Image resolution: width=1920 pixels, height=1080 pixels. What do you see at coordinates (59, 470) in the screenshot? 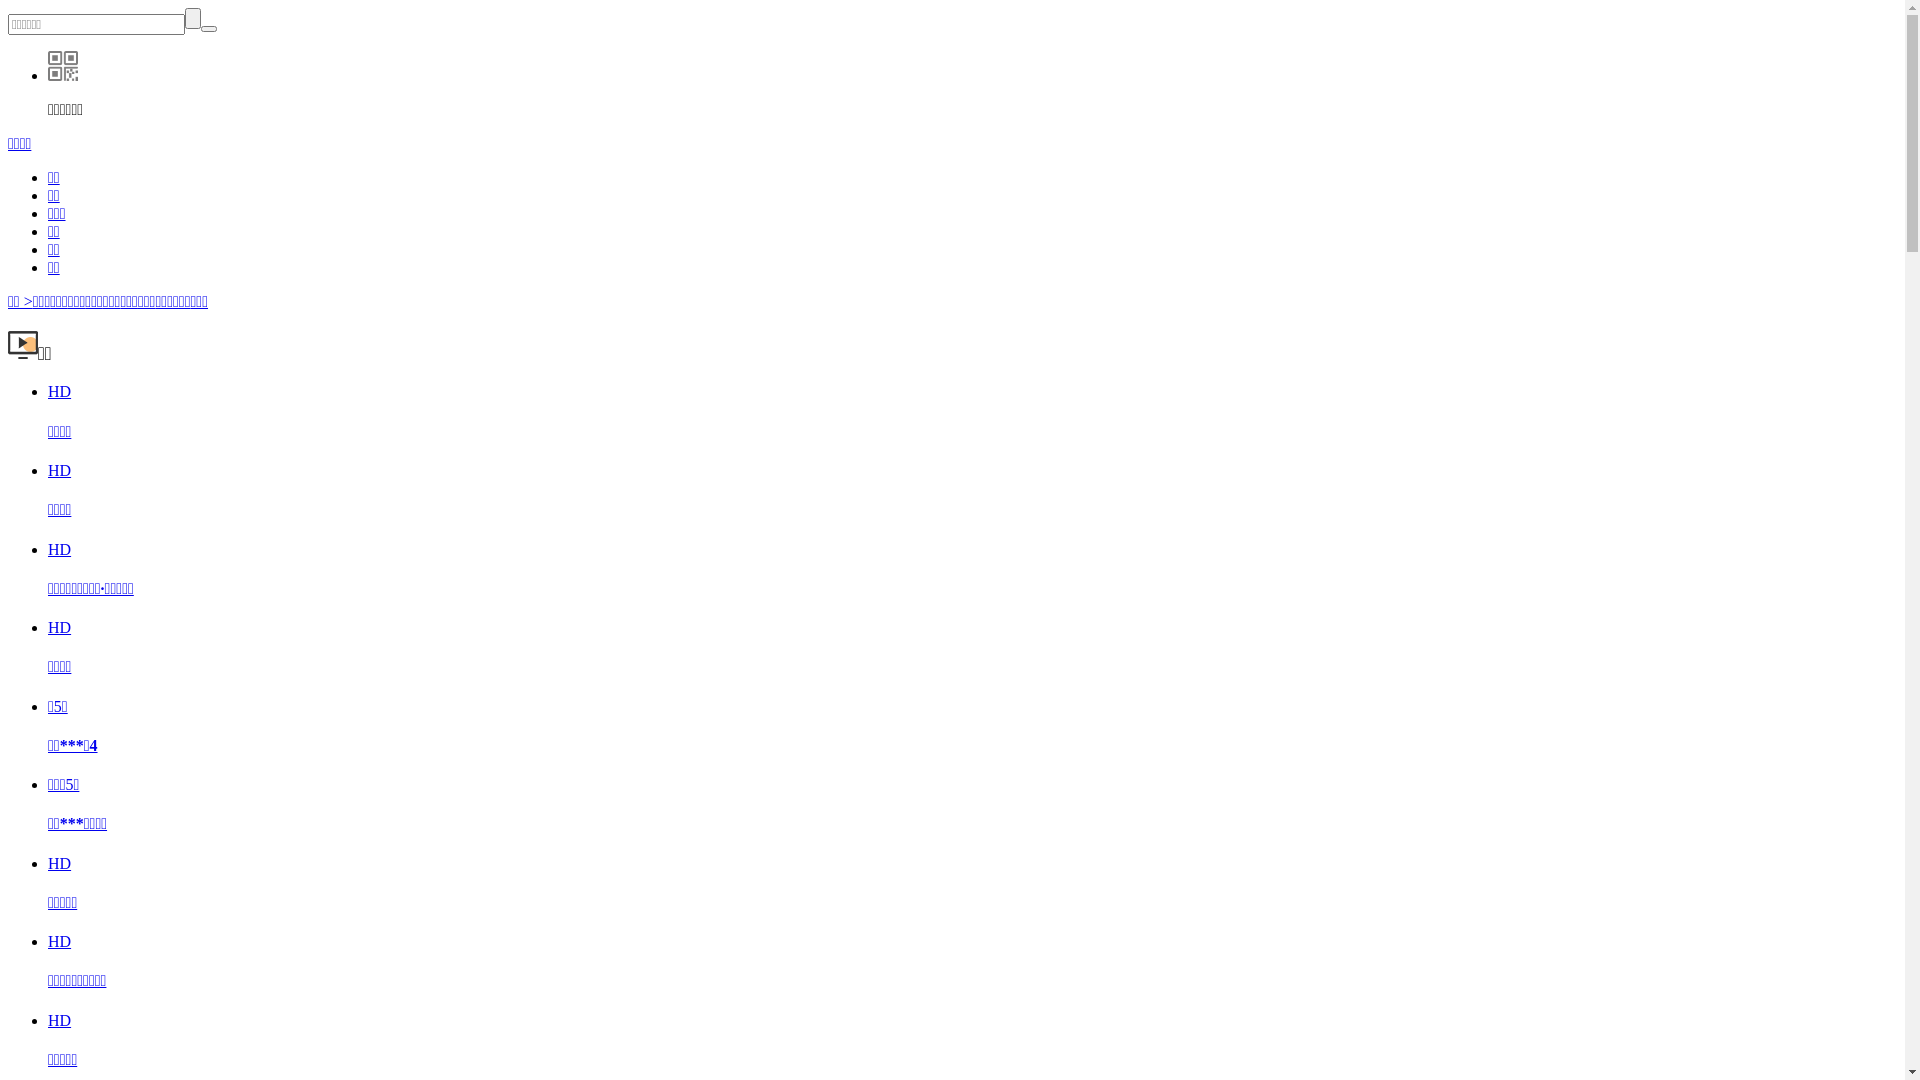
I see `'HD'` at bounding box center [59, 470].